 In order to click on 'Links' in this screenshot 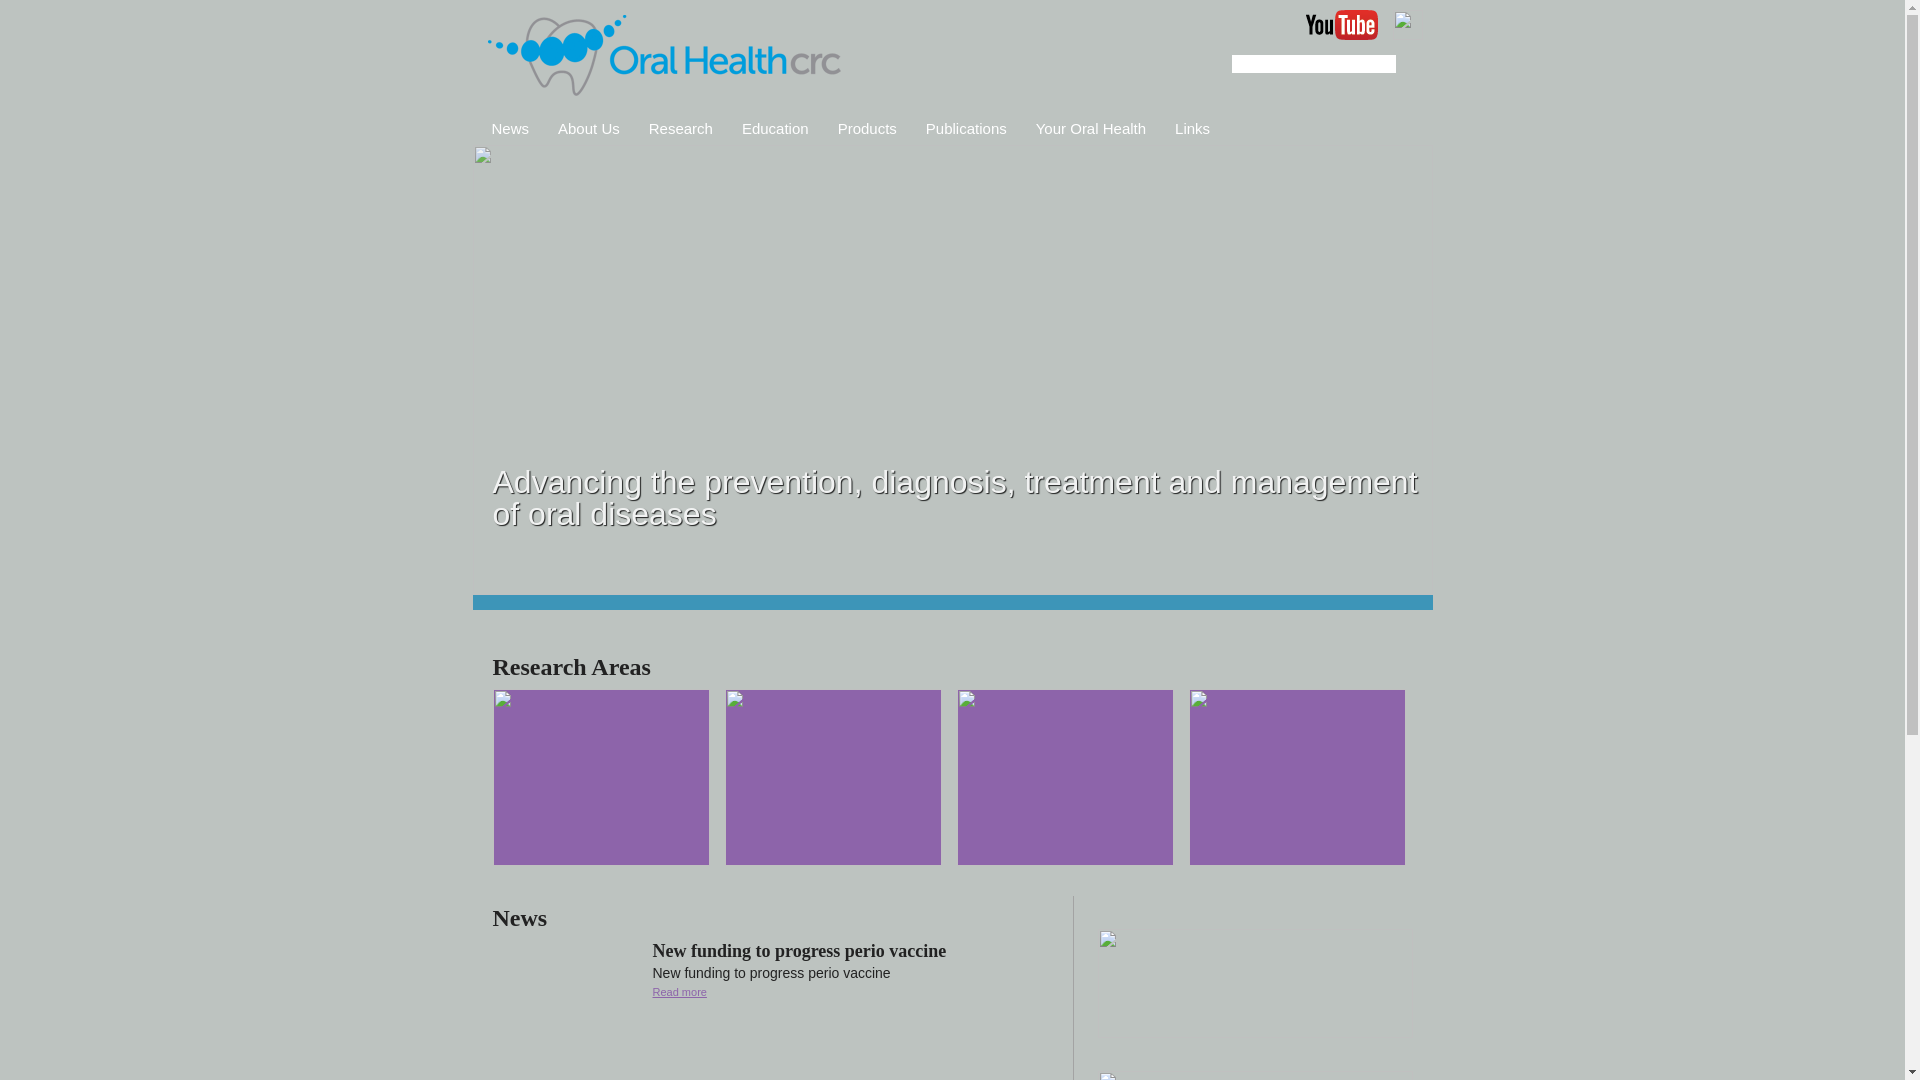, I will do `click(1192, 127)`.